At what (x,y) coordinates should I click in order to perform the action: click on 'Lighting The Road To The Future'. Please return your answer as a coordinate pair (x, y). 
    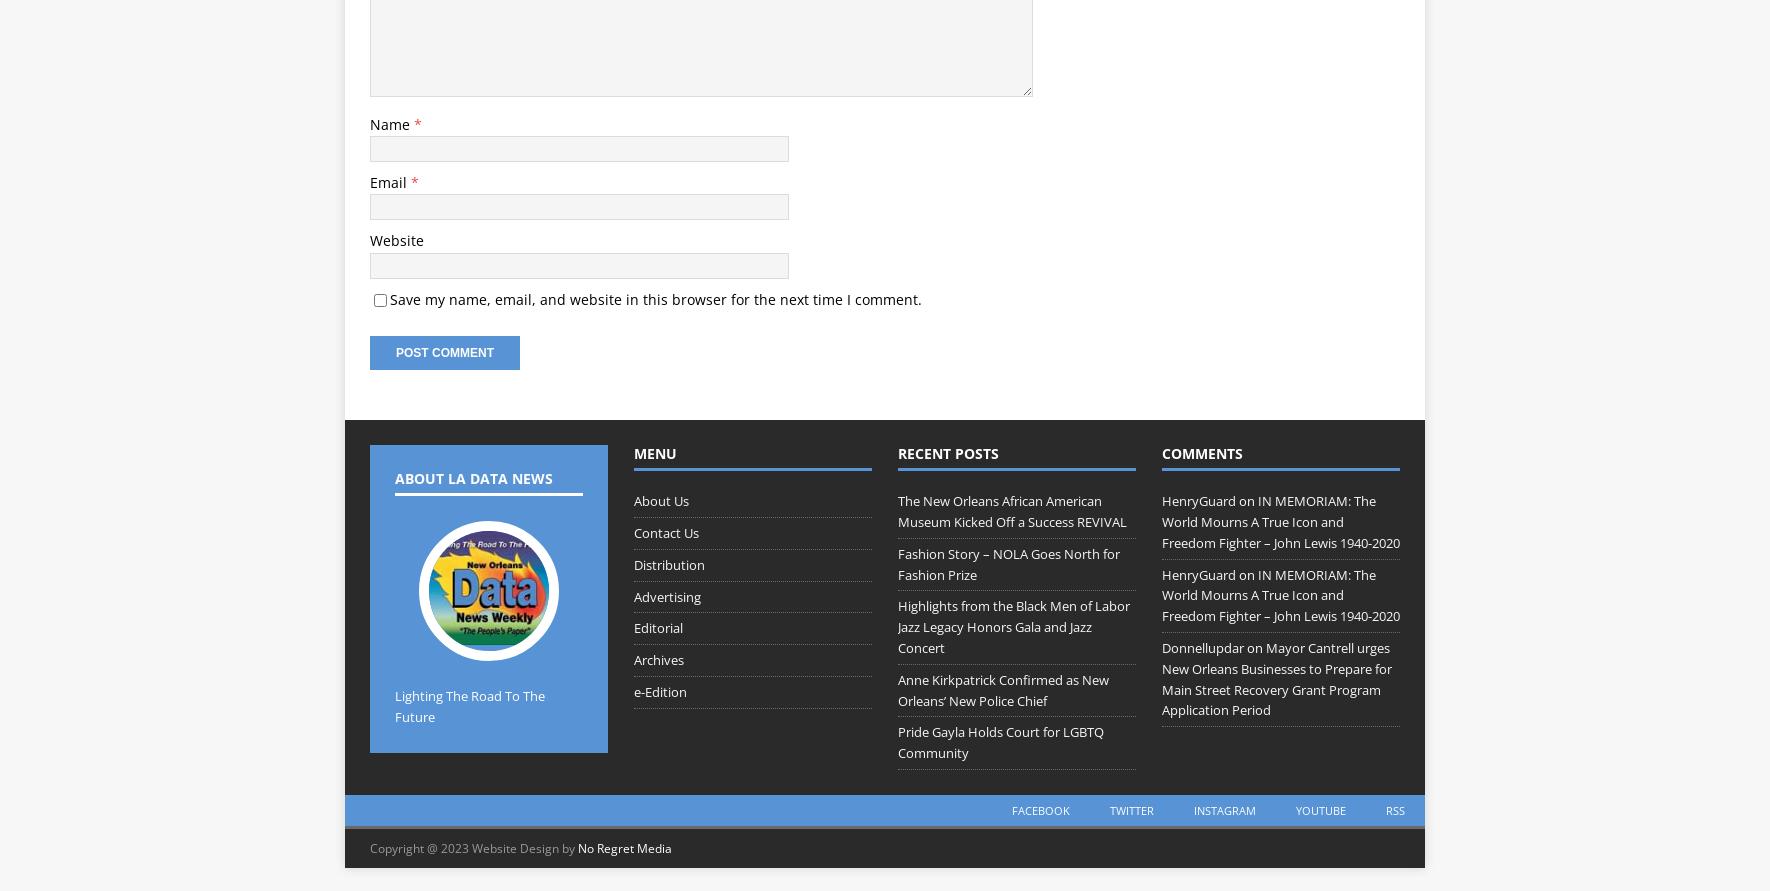
    Looking at the image, I should click on (469, 705).